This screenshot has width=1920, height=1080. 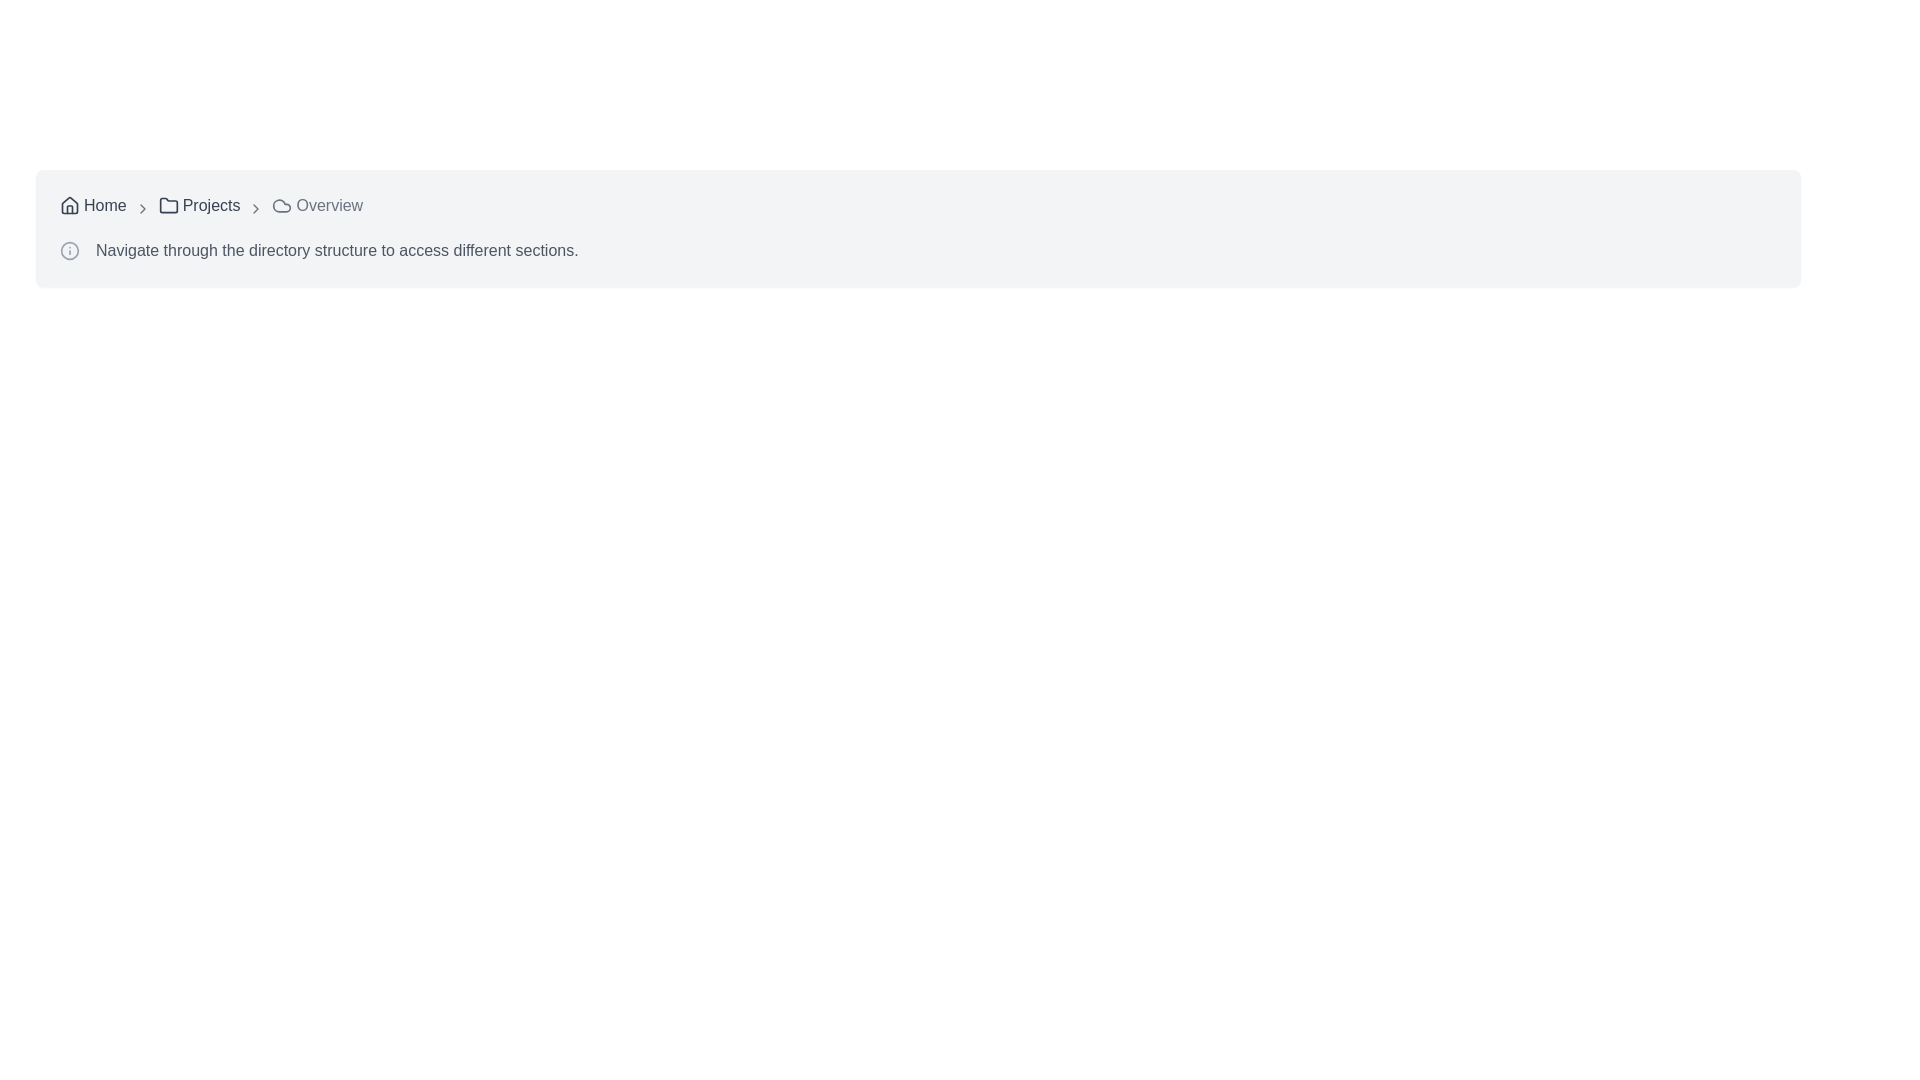 What do you see at coordinates (316, 208) in the screenshot?
I see `the 'Overview' static text label with an icon, which is the third item in the breadcrumb navigation sequence, indicating the current page context` at bounding box center [316, 208].